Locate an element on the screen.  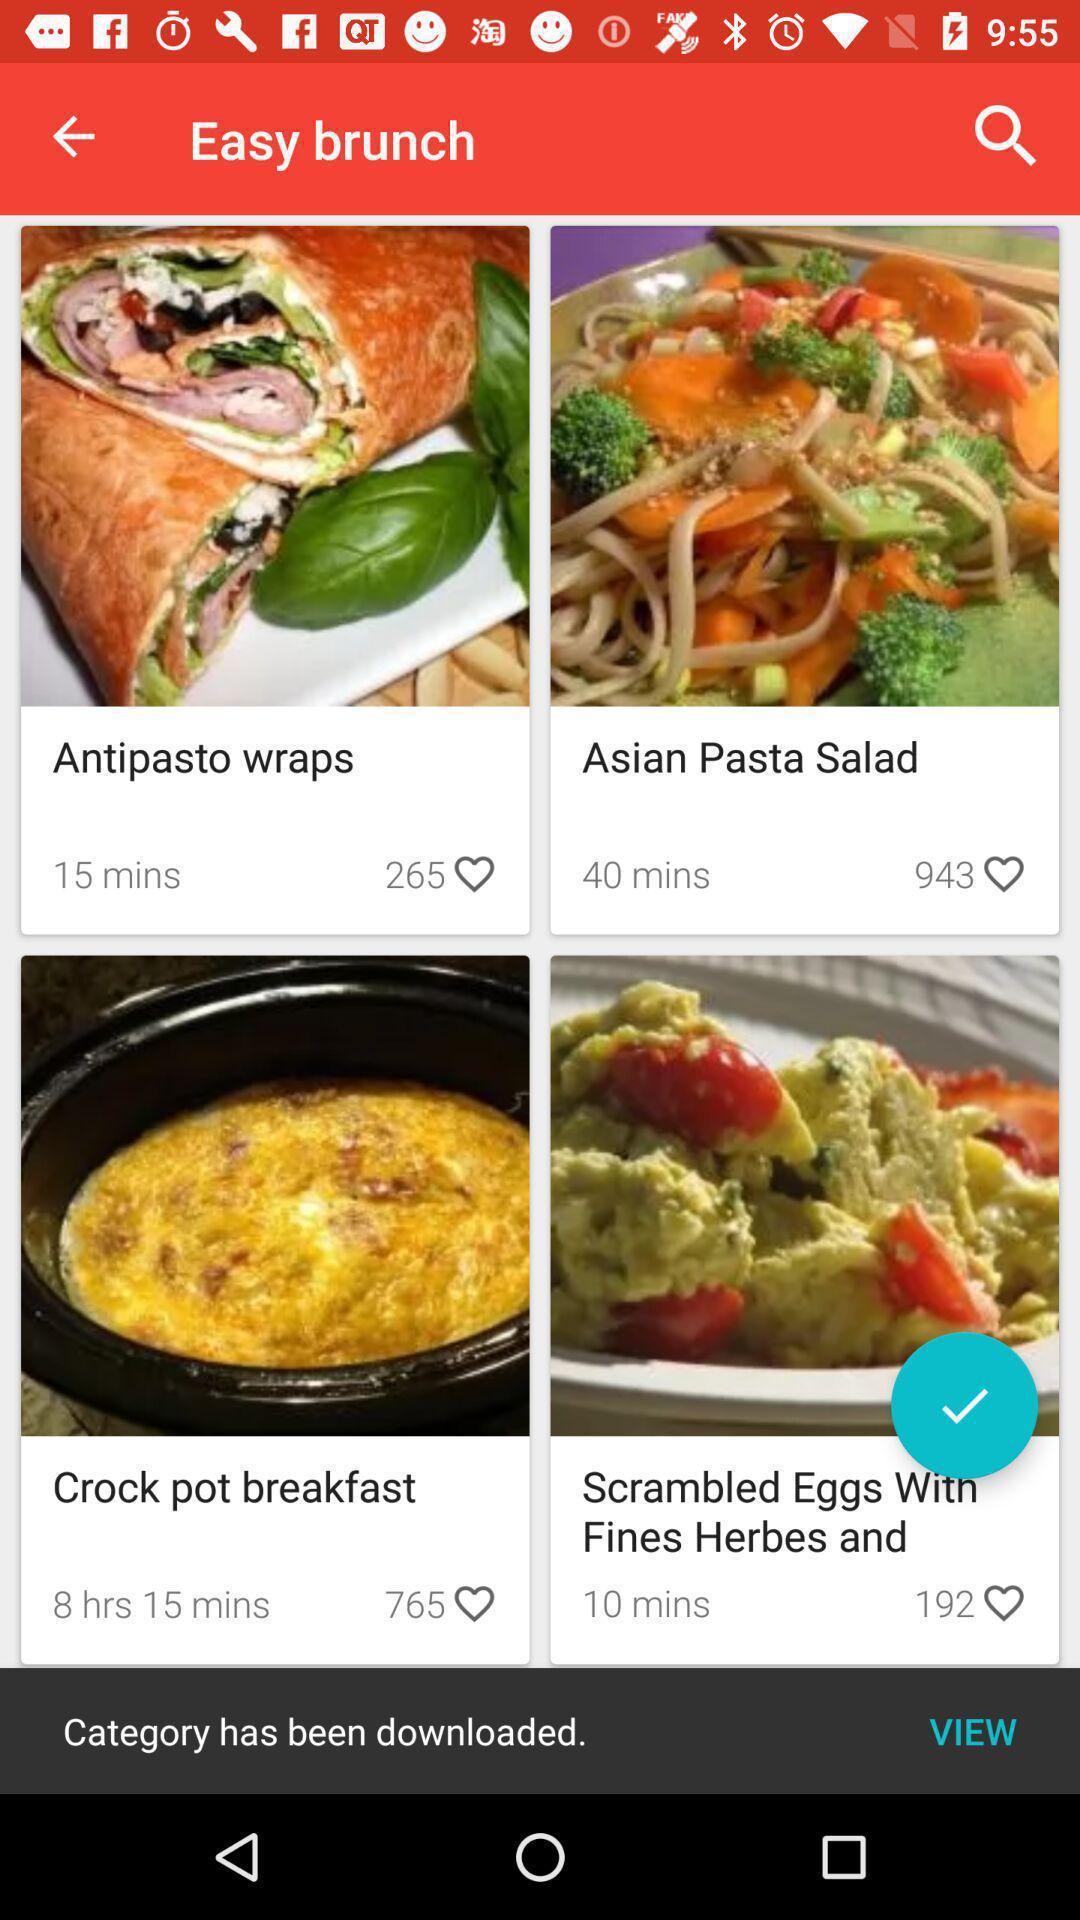
done is located at coordinates (963, 1404).